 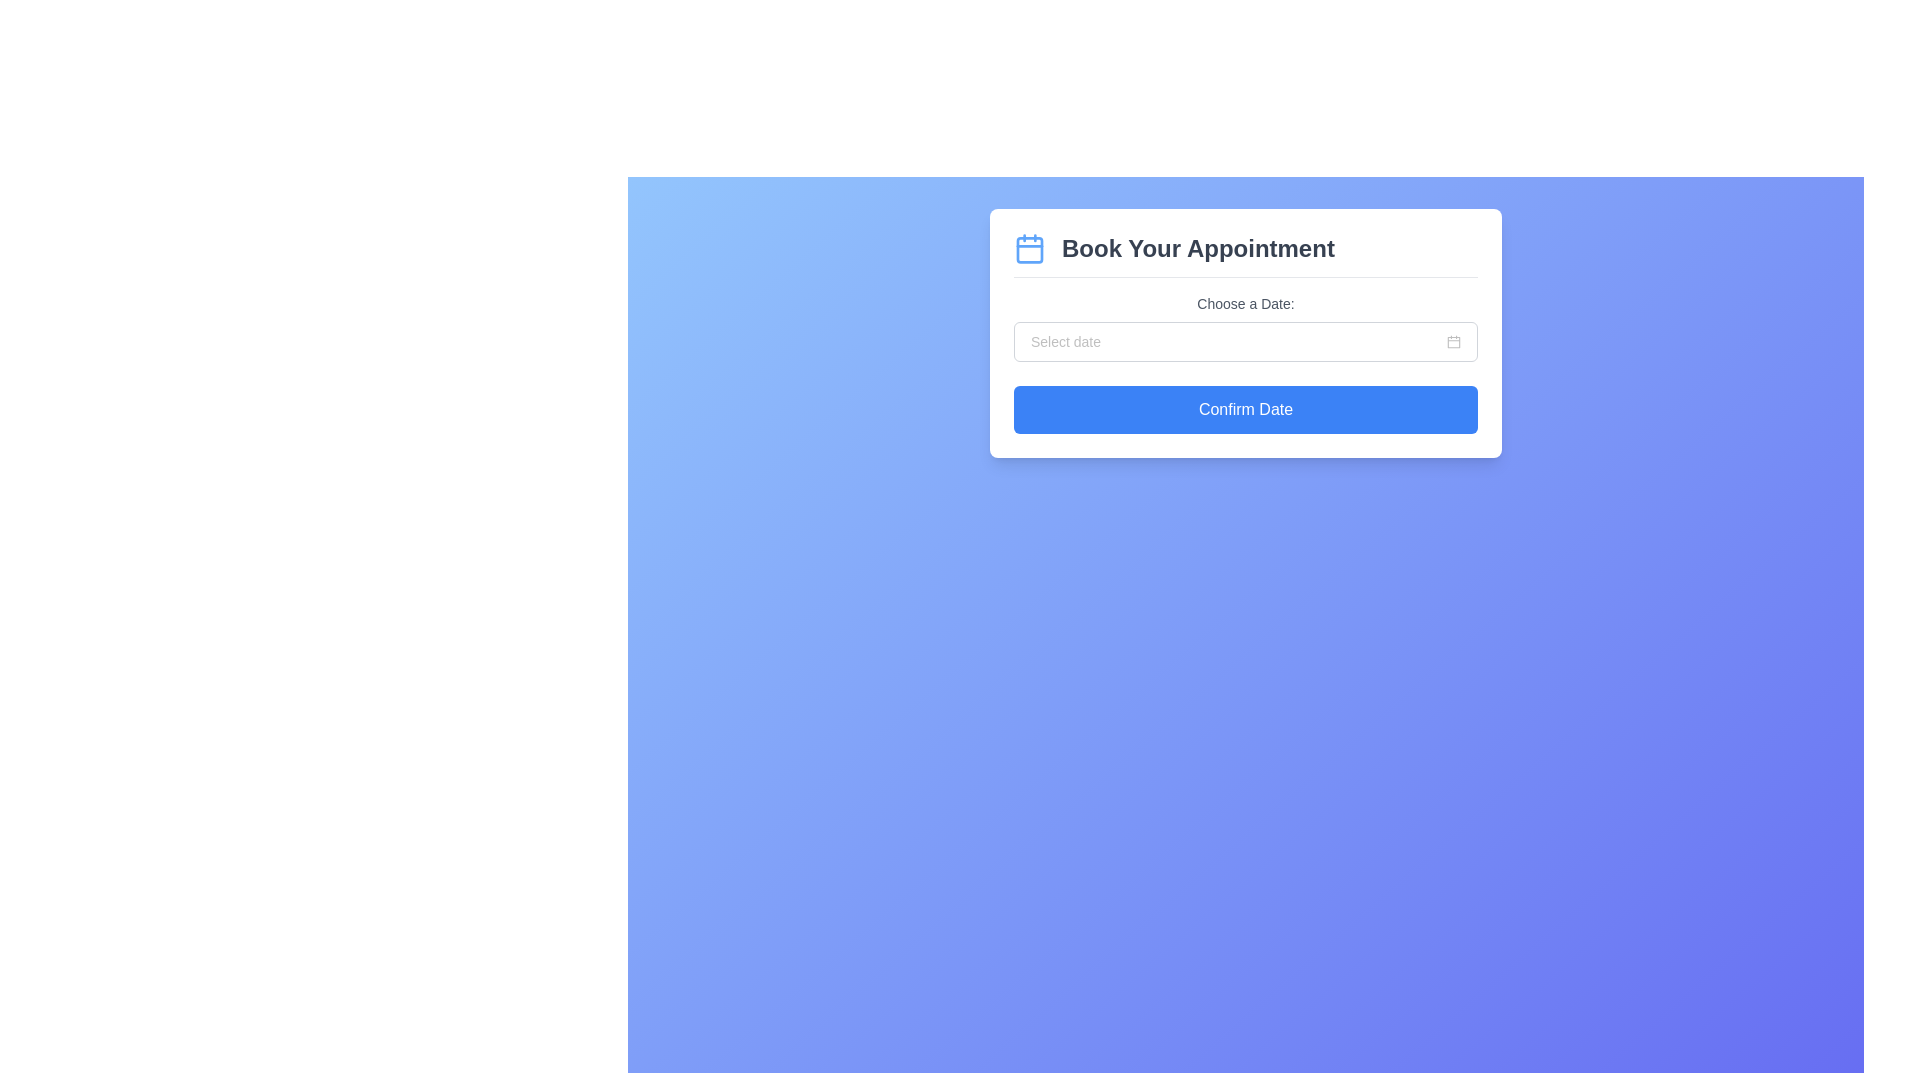 I want to click on the date selection icon located at the far right of the date input field, so click(x=1454, y=341).